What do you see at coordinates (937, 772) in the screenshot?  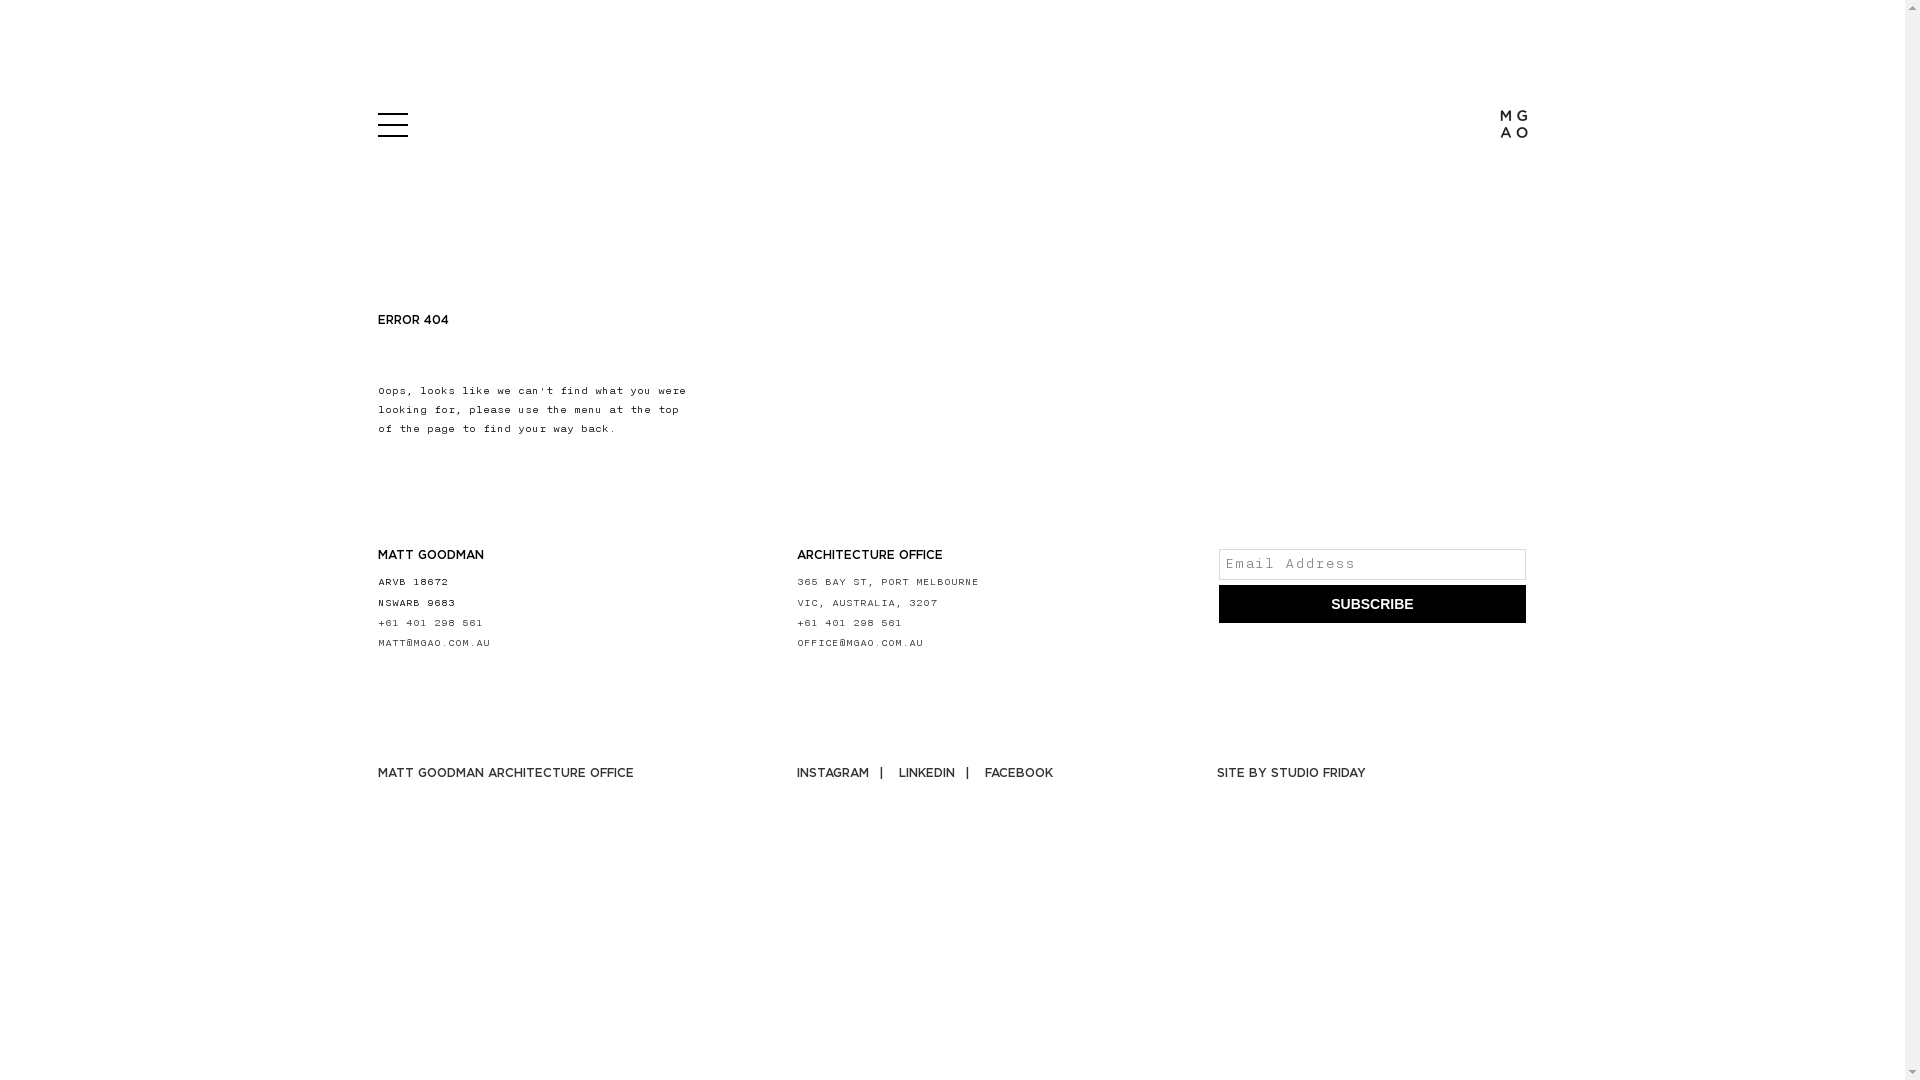 I see `'LINKEDIN'` at bounding box center [937, 772].